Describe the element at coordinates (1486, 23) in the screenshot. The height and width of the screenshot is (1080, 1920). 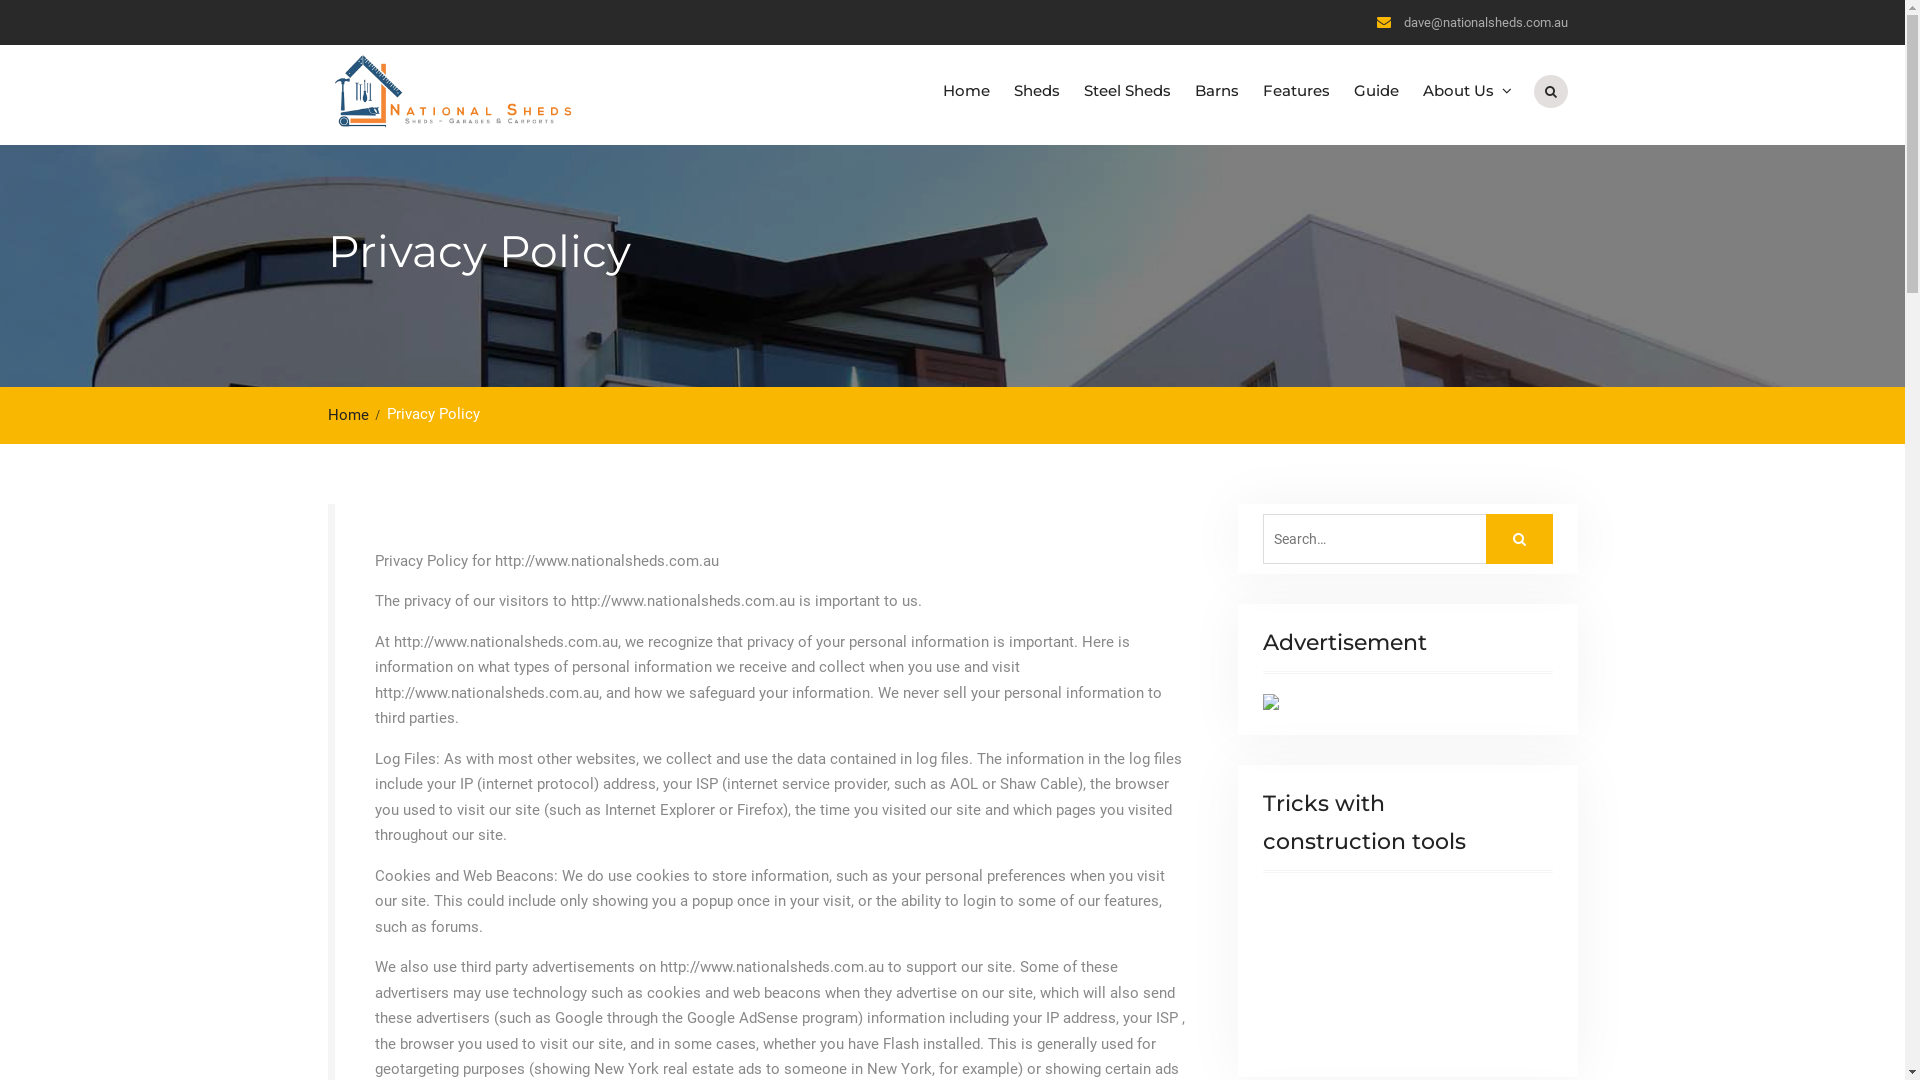
I see `'dave@nationalsheds.com.au'` at that location.